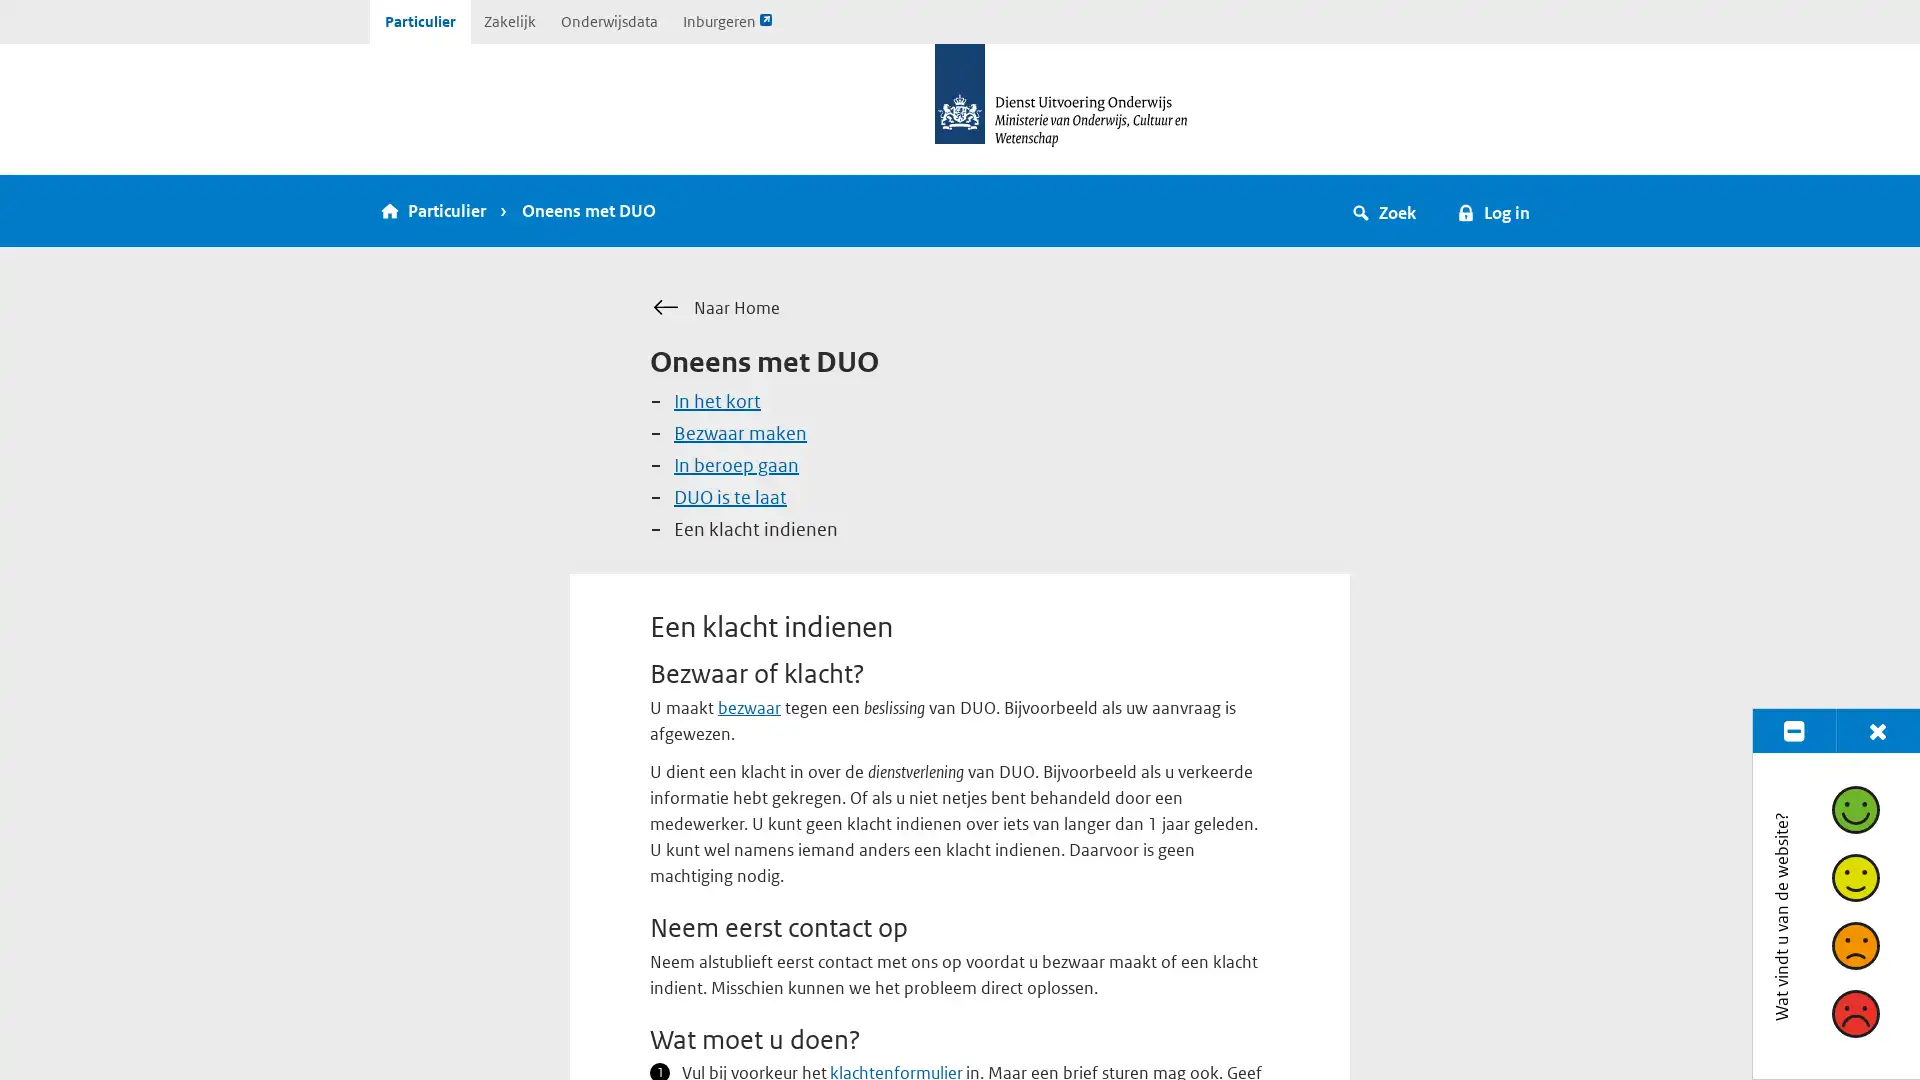 The height and width of the screenshot is (1080, 1920). Describe the element at coordinates (1853, 1013) in the screenshot. I see `Slecht` at that location.